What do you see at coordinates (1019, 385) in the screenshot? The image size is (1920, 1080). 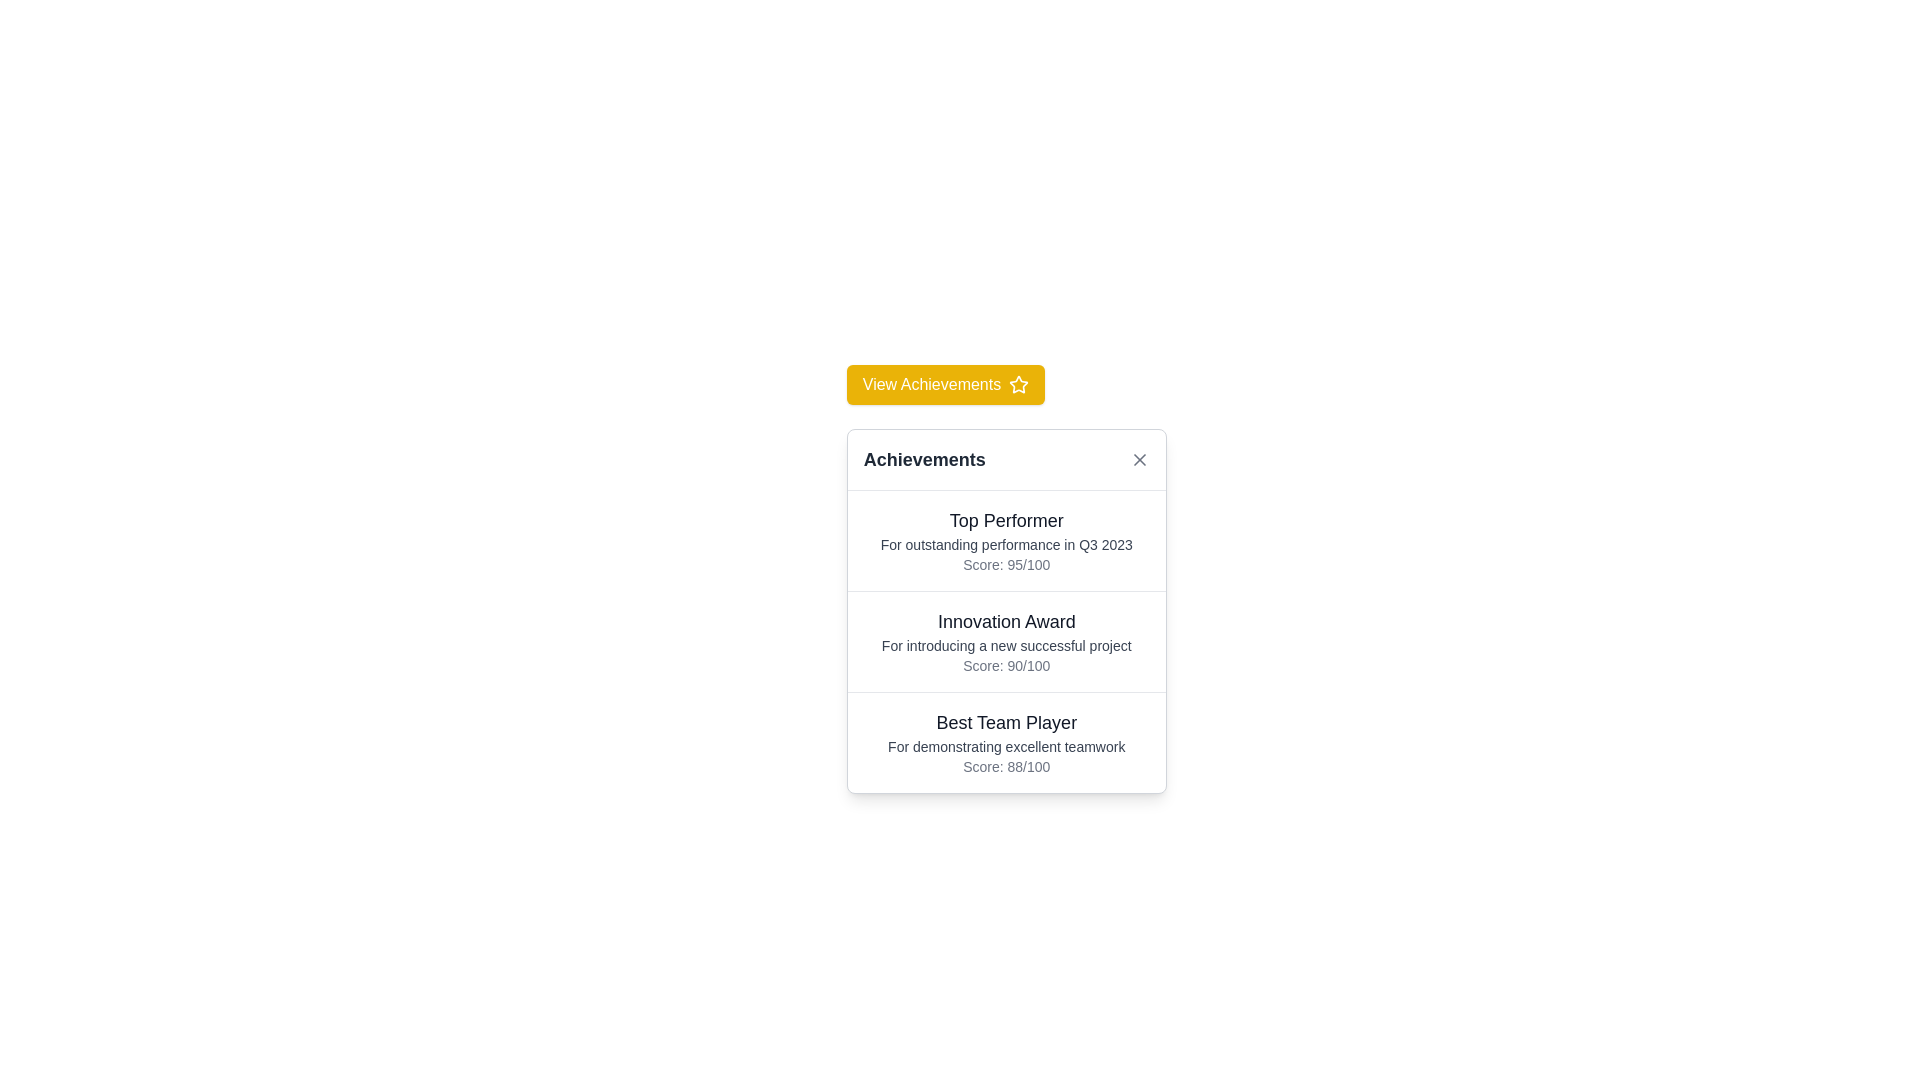 I see `the yellow star icon with a hollow center that is located next to the text 'View Achievements' in the yellow button` at bounding box center [1019, 385].